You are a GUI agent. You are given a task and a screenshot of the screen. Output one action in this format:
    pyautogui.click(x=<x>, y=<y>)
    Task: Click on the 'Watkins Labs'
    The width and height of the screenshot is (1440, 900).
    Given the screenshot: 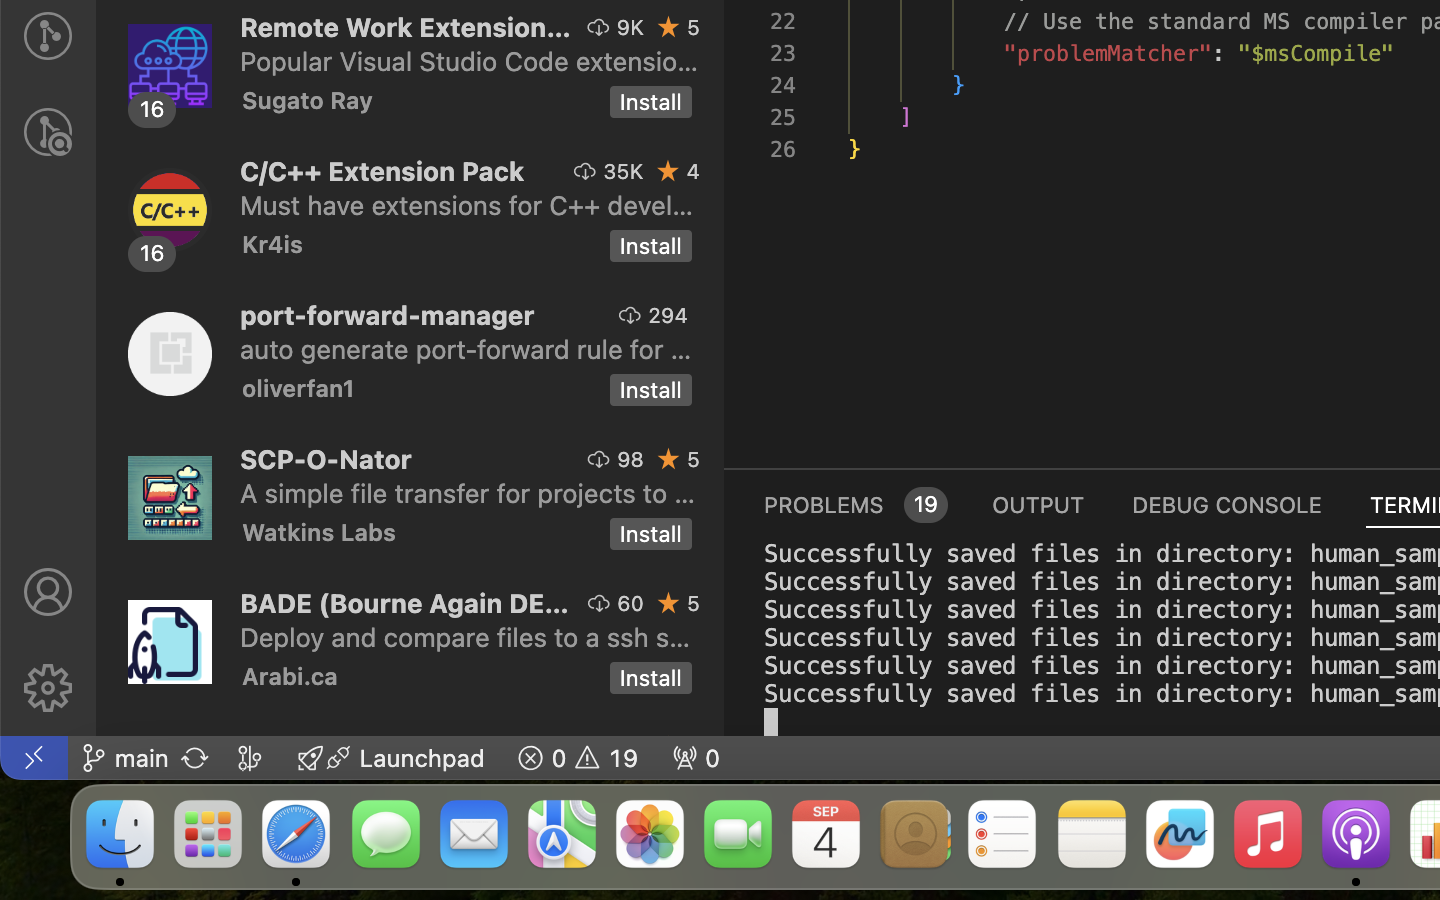 What is the action you would take?
    pyautogui.click(x=318, y=530)
    